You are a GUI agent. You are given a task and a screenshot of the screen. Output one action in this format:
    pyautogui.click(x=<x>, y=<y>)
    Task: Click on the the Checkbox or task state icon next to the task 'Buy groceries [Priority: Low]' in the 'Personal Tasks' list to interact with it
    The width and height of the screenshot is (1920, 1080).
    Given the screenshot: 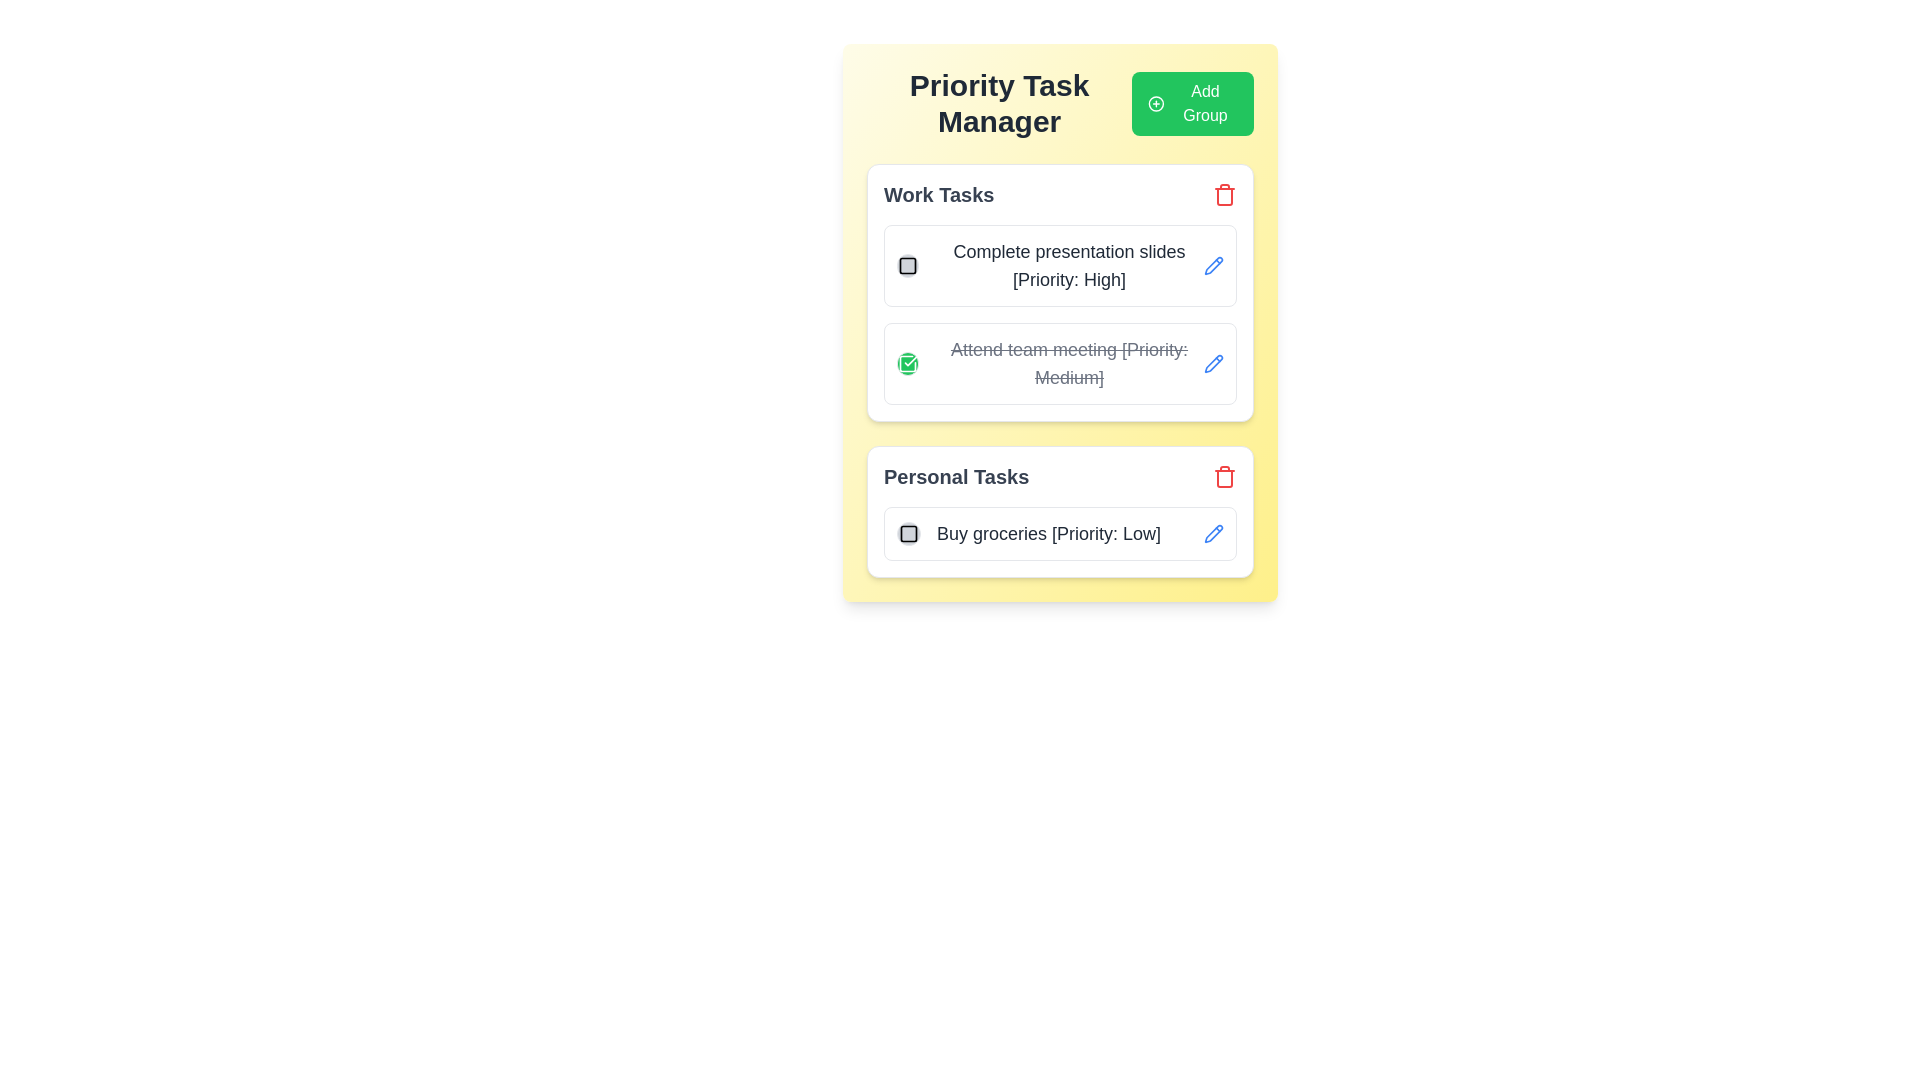 What is the action you would take?
    pyautogui.click(x=907, y=532)
    